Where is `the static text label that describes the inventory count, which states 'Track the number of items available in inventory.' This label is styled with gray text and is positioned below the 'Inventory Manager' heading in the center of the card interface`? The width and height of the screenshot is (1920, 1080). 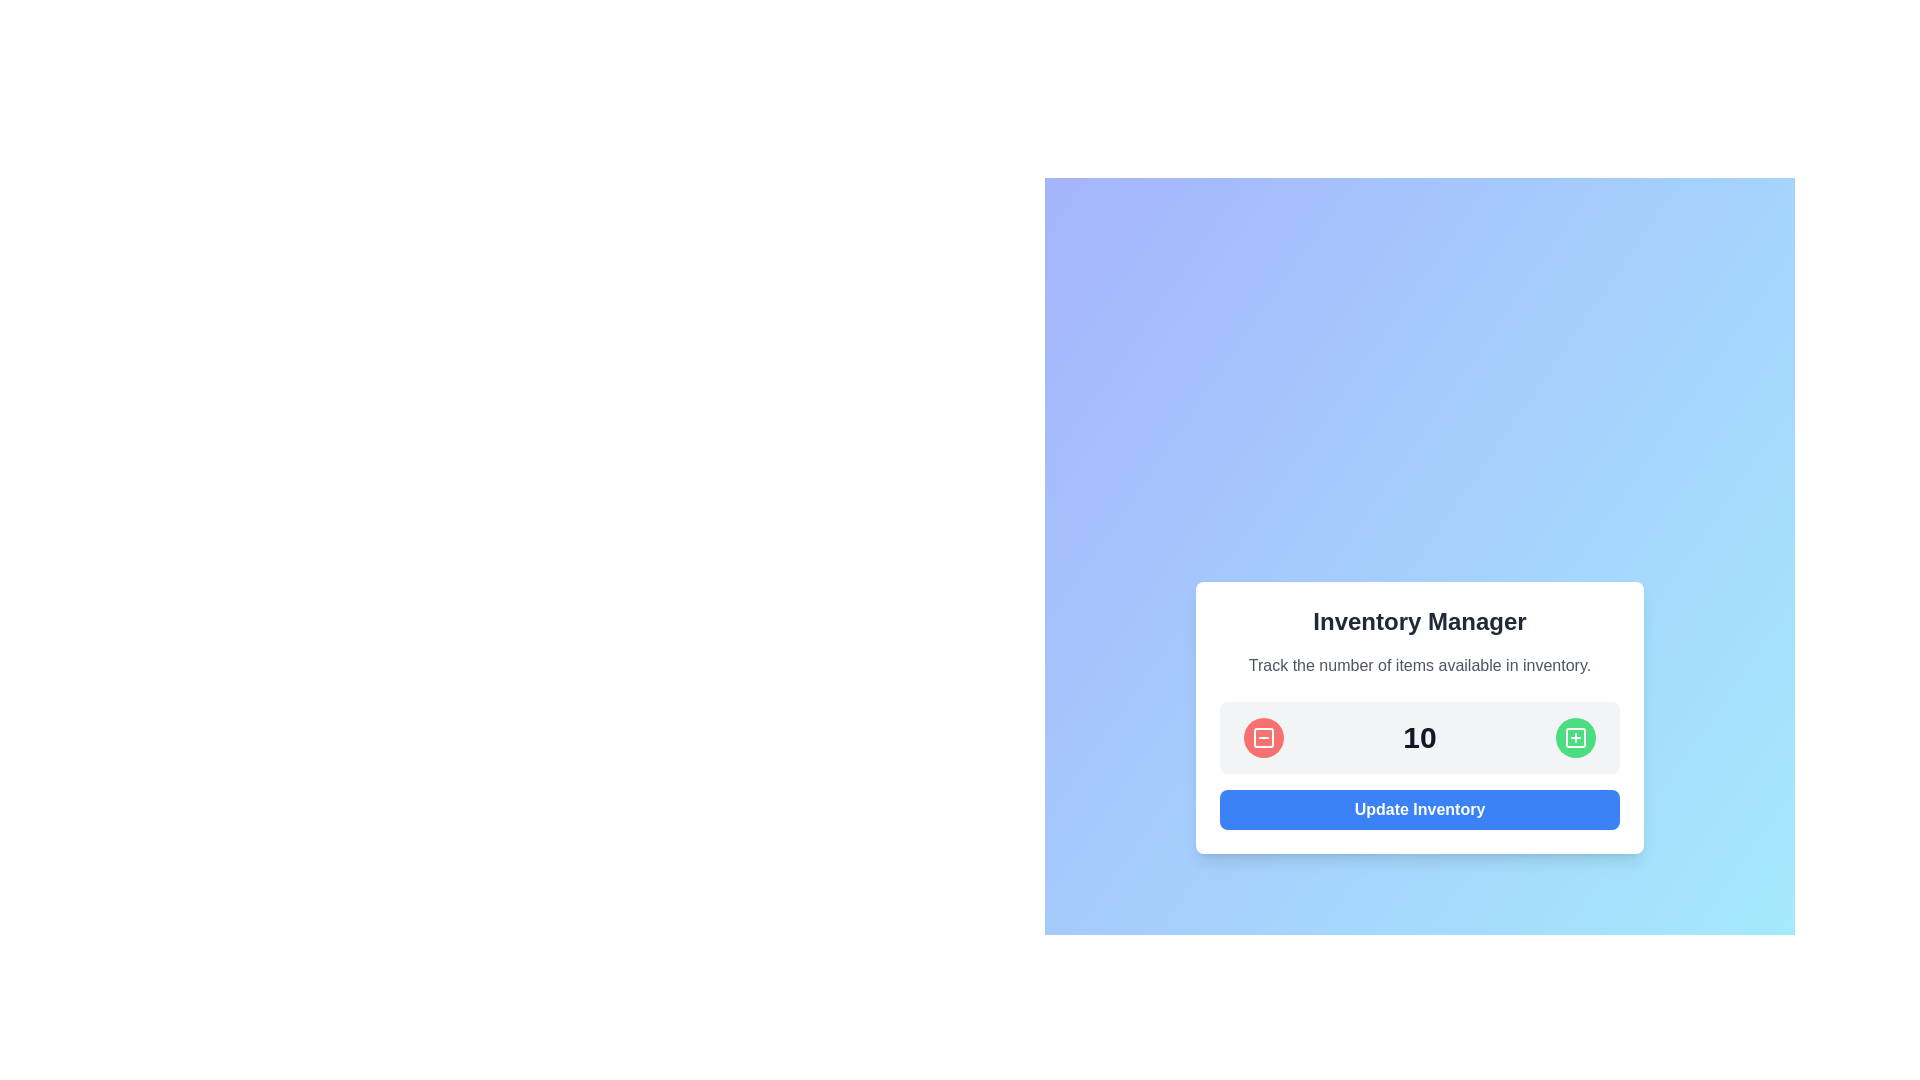
the static text label that describes the inventory count, which states 'Track the number of items available in inventory.' This label is styled with gray text and is positioned below the 'Inventory Manager' heading in the center of the card interface is located at coordinates (1419, 666).